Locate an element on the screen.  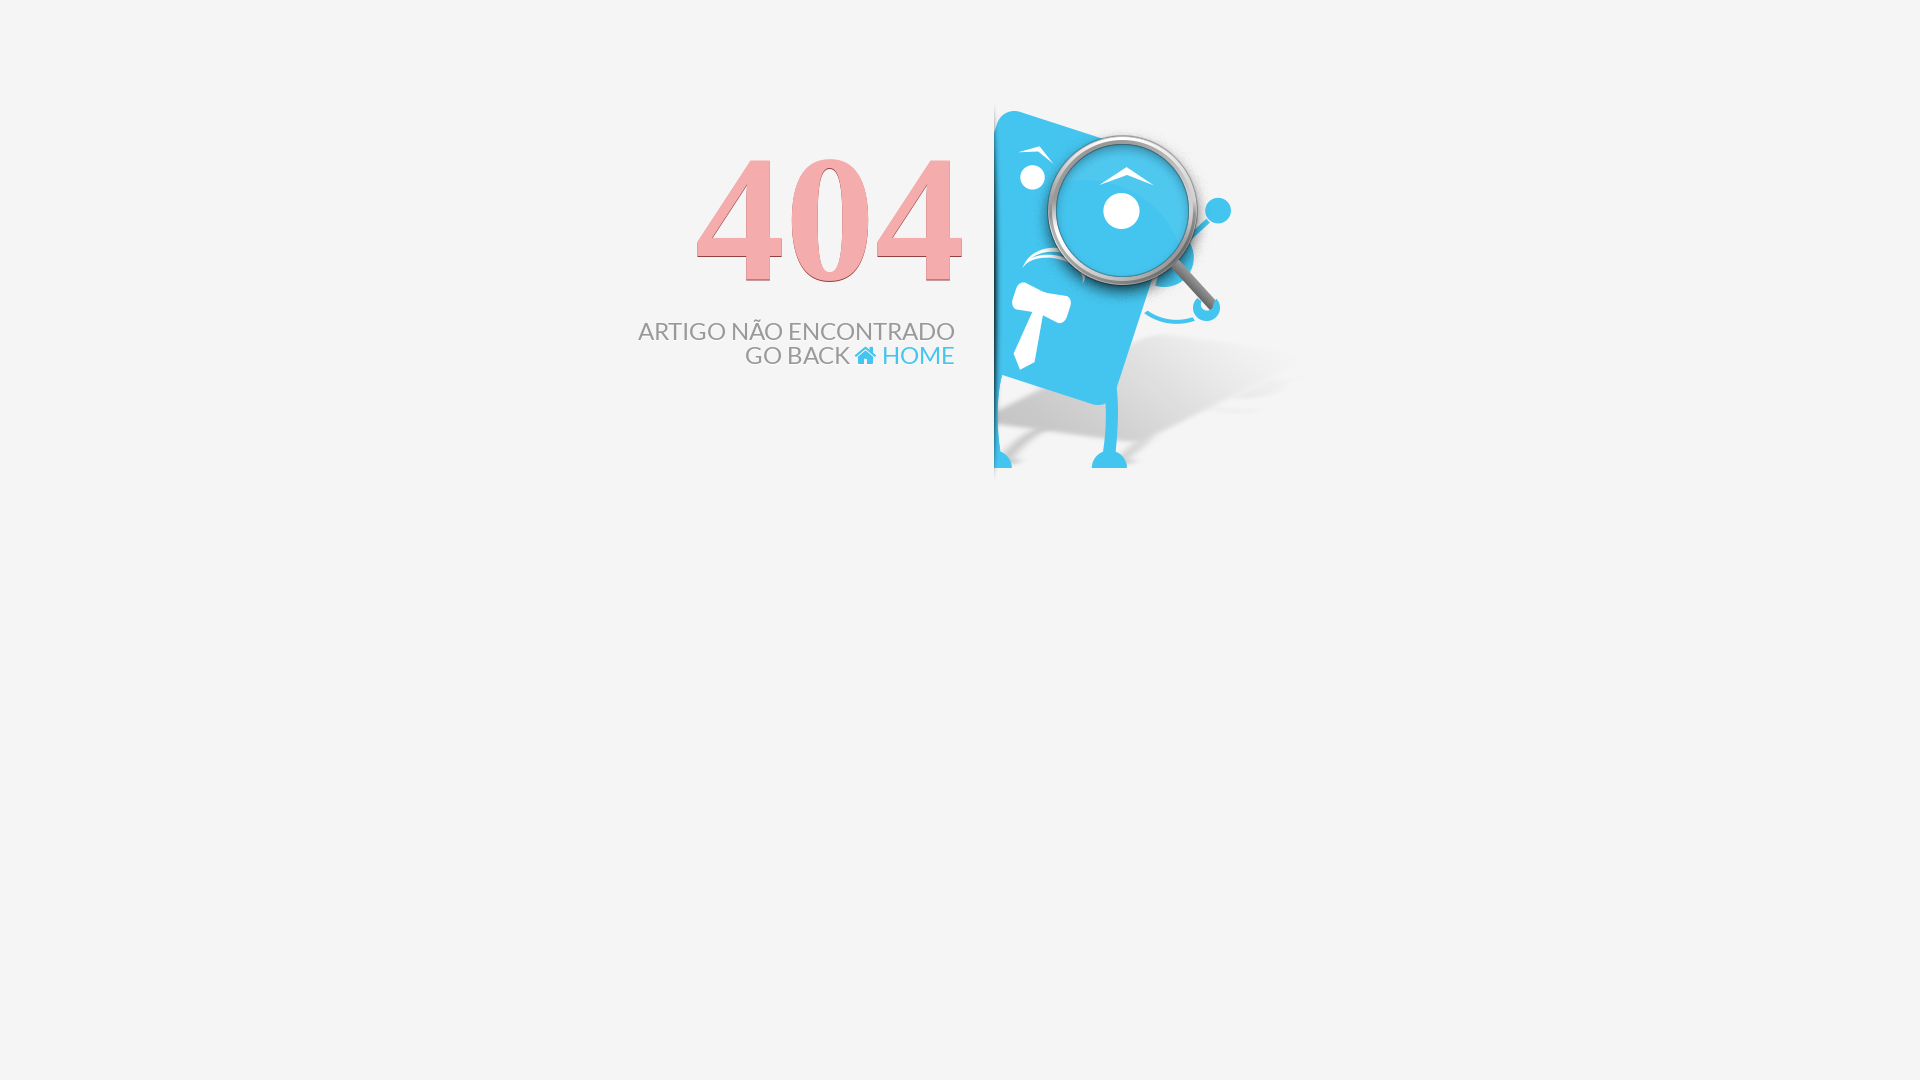
'HOME' is located at coordinates (904, 353).